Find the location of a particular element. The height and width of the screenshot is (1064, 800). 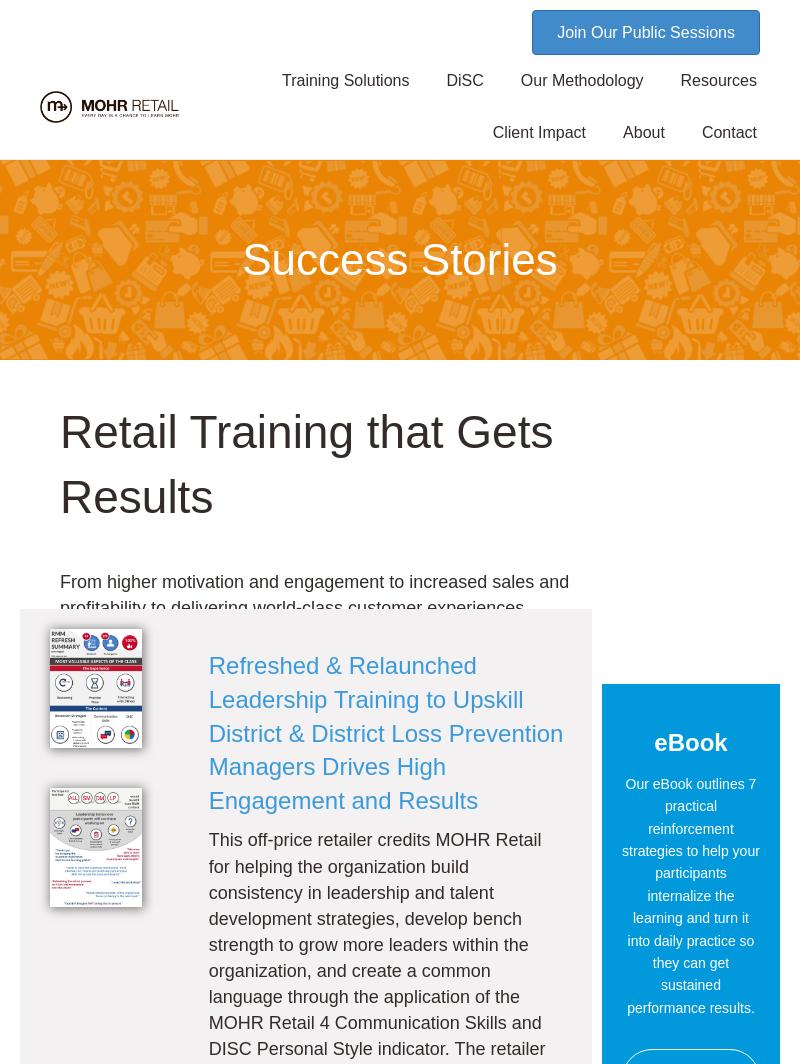

'eBook' is located at coordinates (653, 742).